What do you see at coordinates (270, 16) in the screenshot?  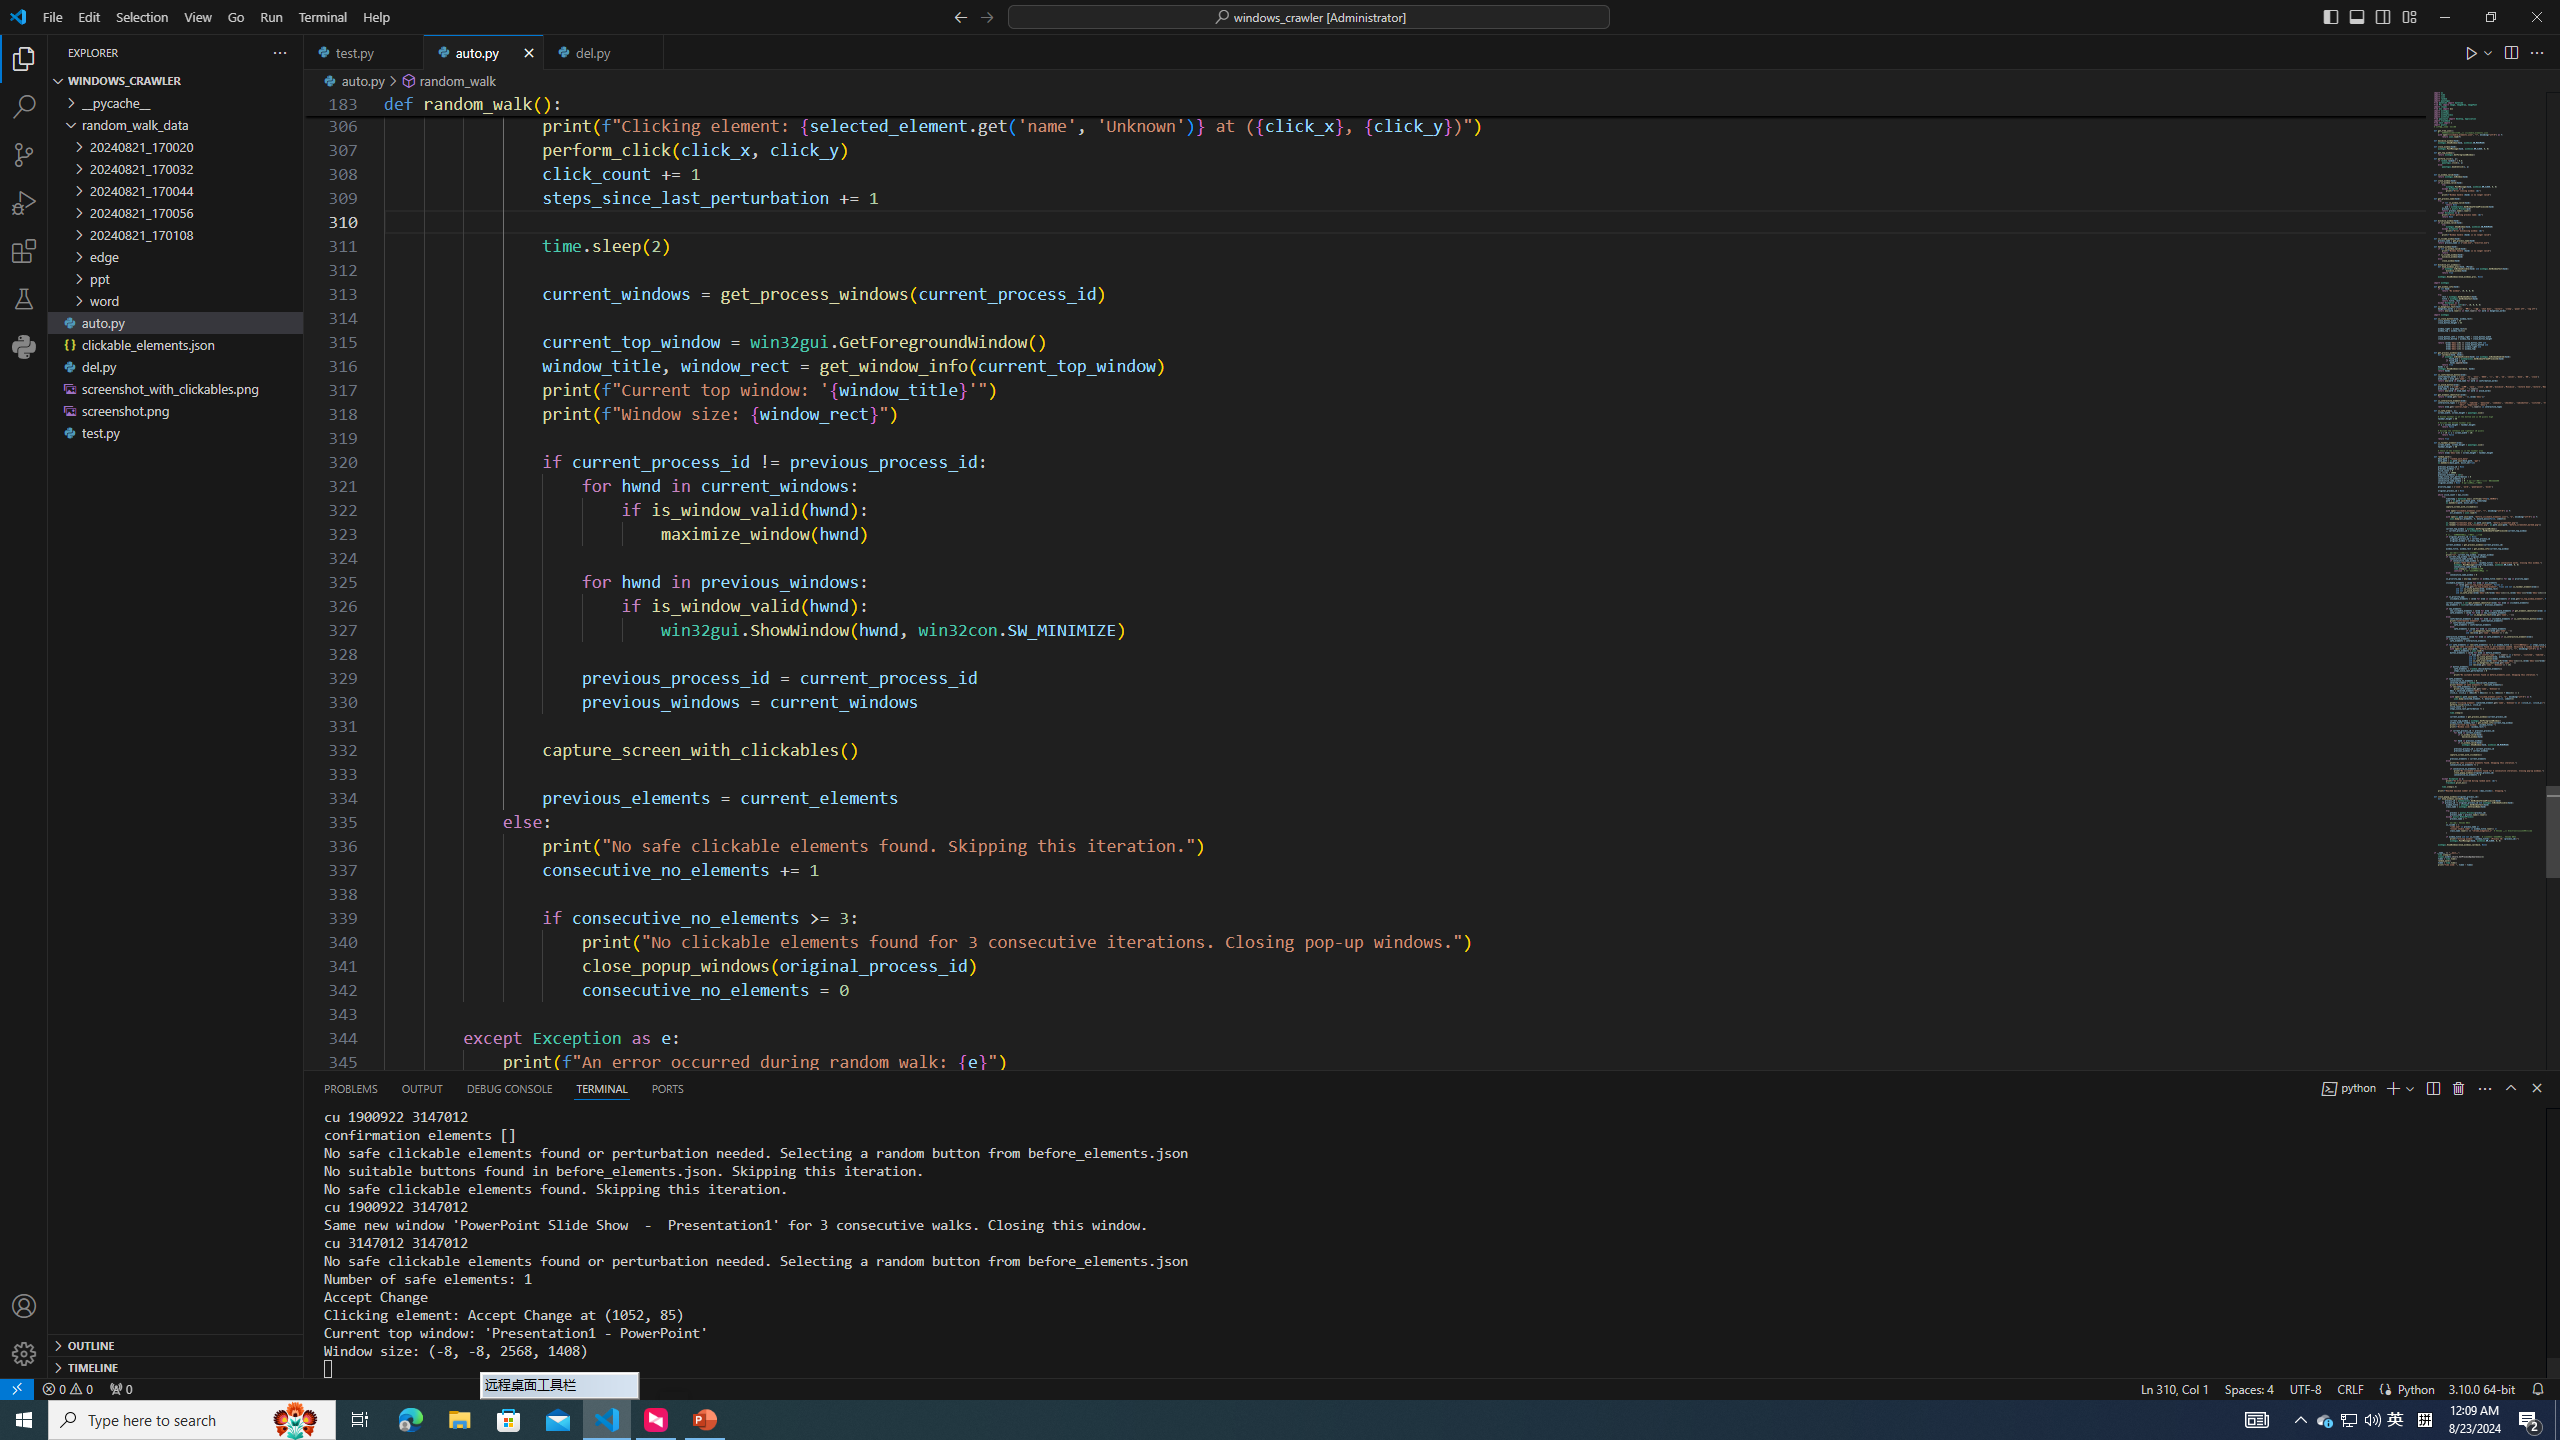 I see `'Run'` at bounding box center [270, 16].